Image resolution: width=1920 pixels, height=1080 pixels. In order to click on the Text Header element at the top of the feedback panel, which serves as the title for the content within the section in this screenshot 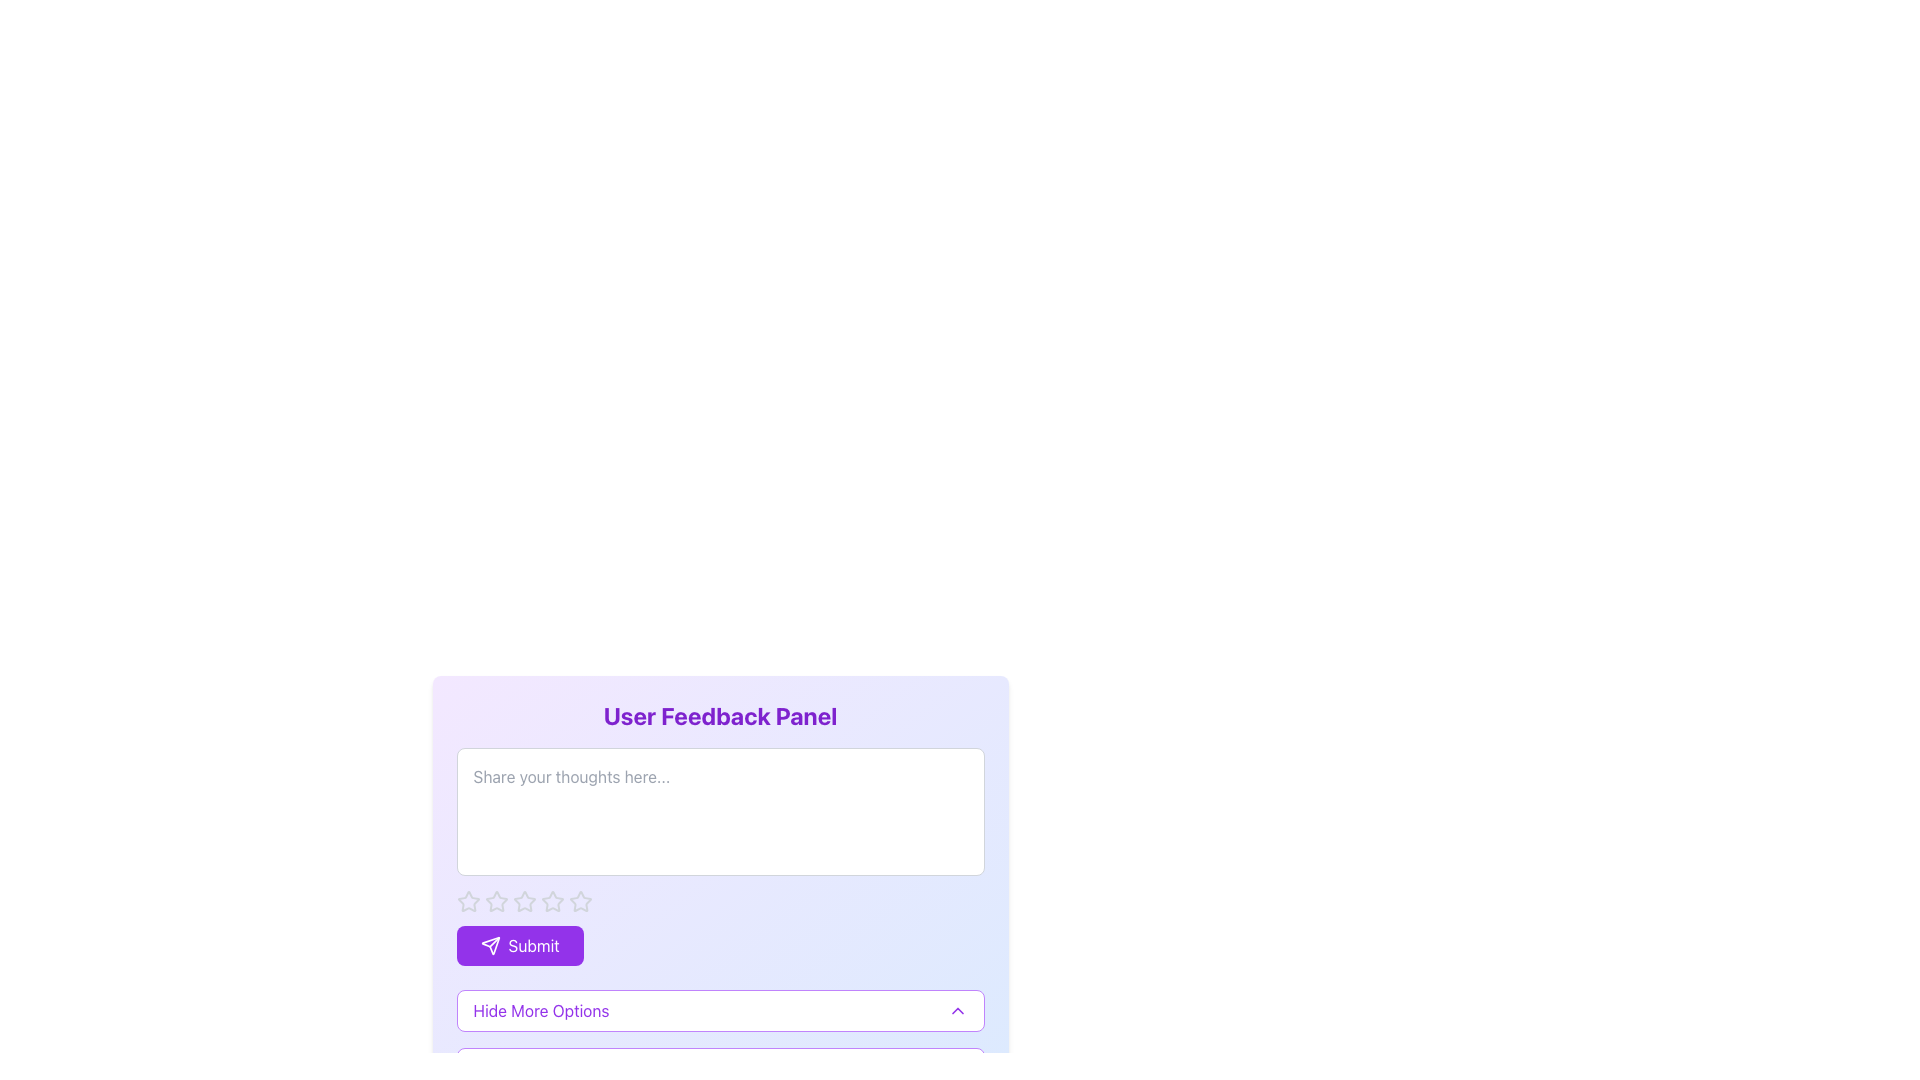, I will do `click(720, 715)`.